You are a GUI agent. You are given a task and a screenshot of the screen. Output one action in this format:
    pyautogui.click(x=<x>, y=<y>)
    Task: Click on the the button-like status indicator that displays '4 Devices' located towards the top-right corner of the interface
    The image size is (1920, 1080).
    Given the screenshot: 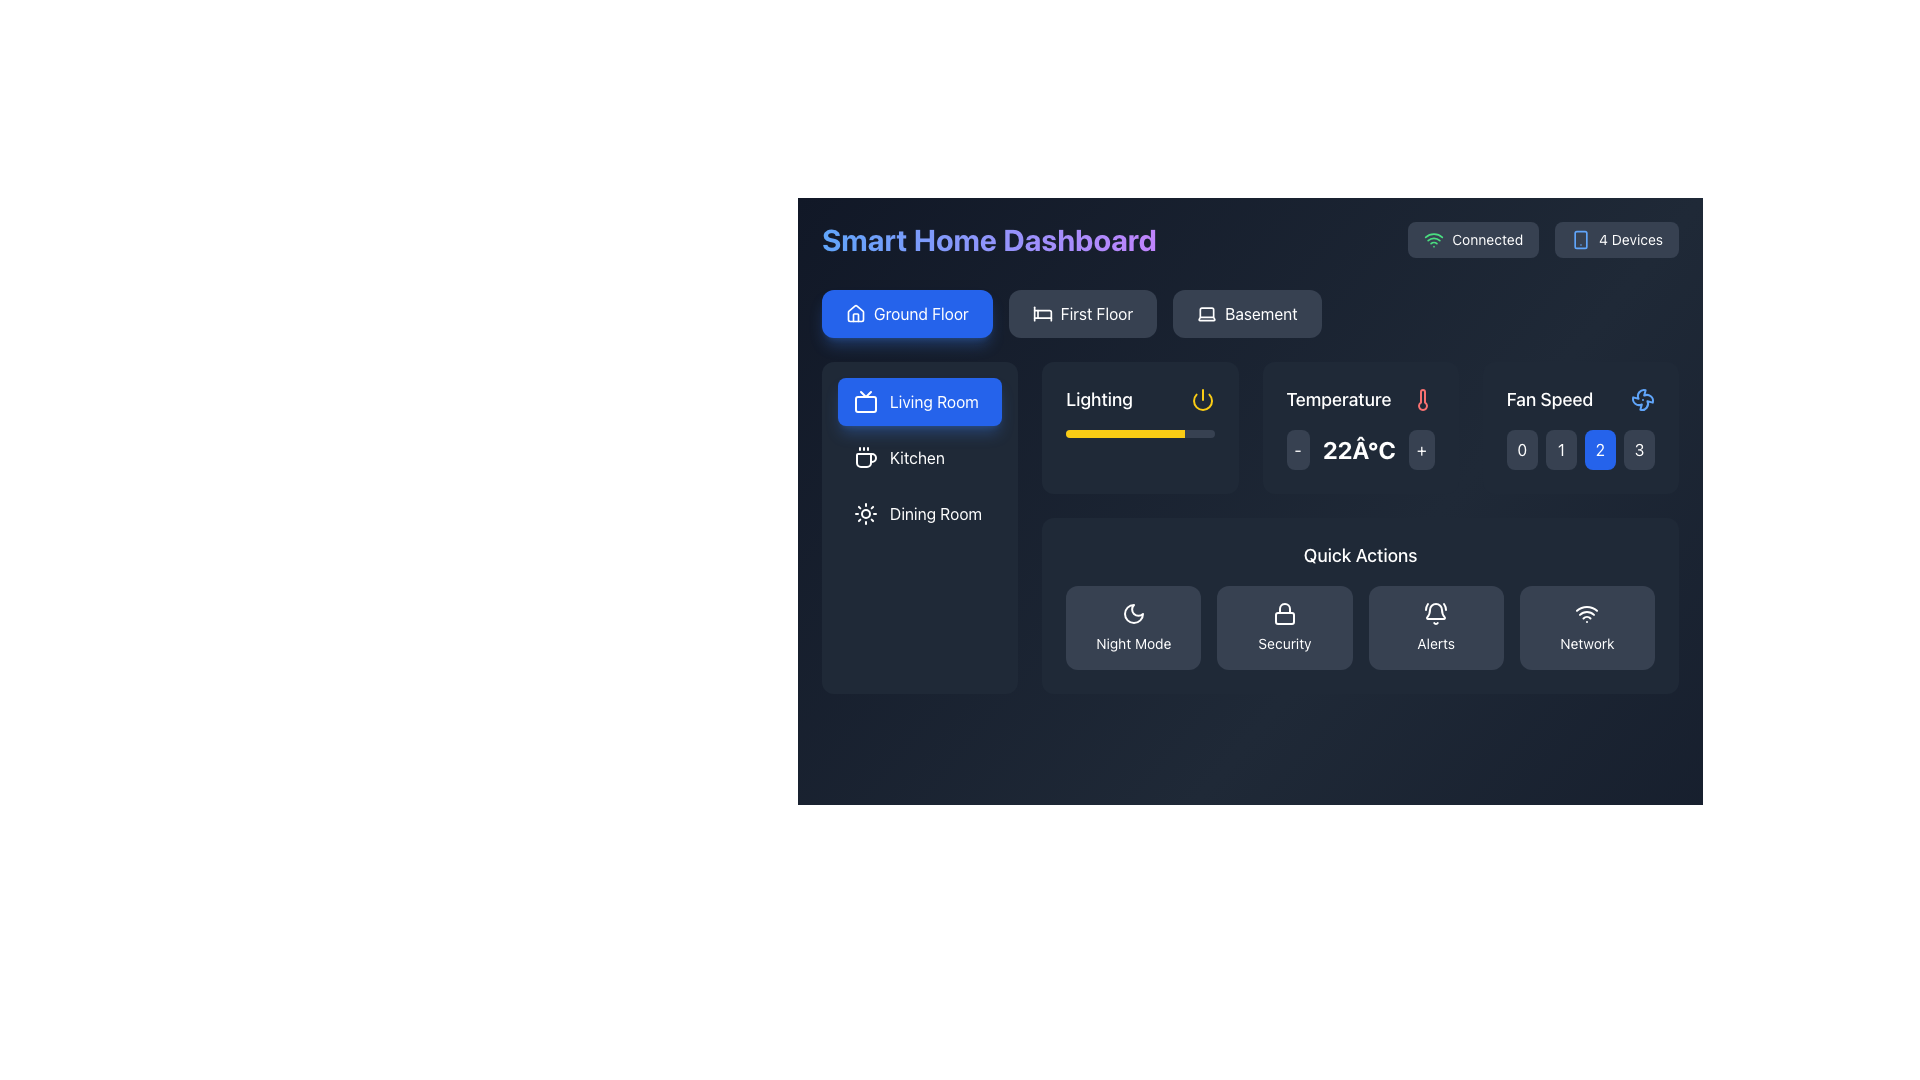 What is the action you would take?
    pyautogui.click(x=1617, y=238)
    